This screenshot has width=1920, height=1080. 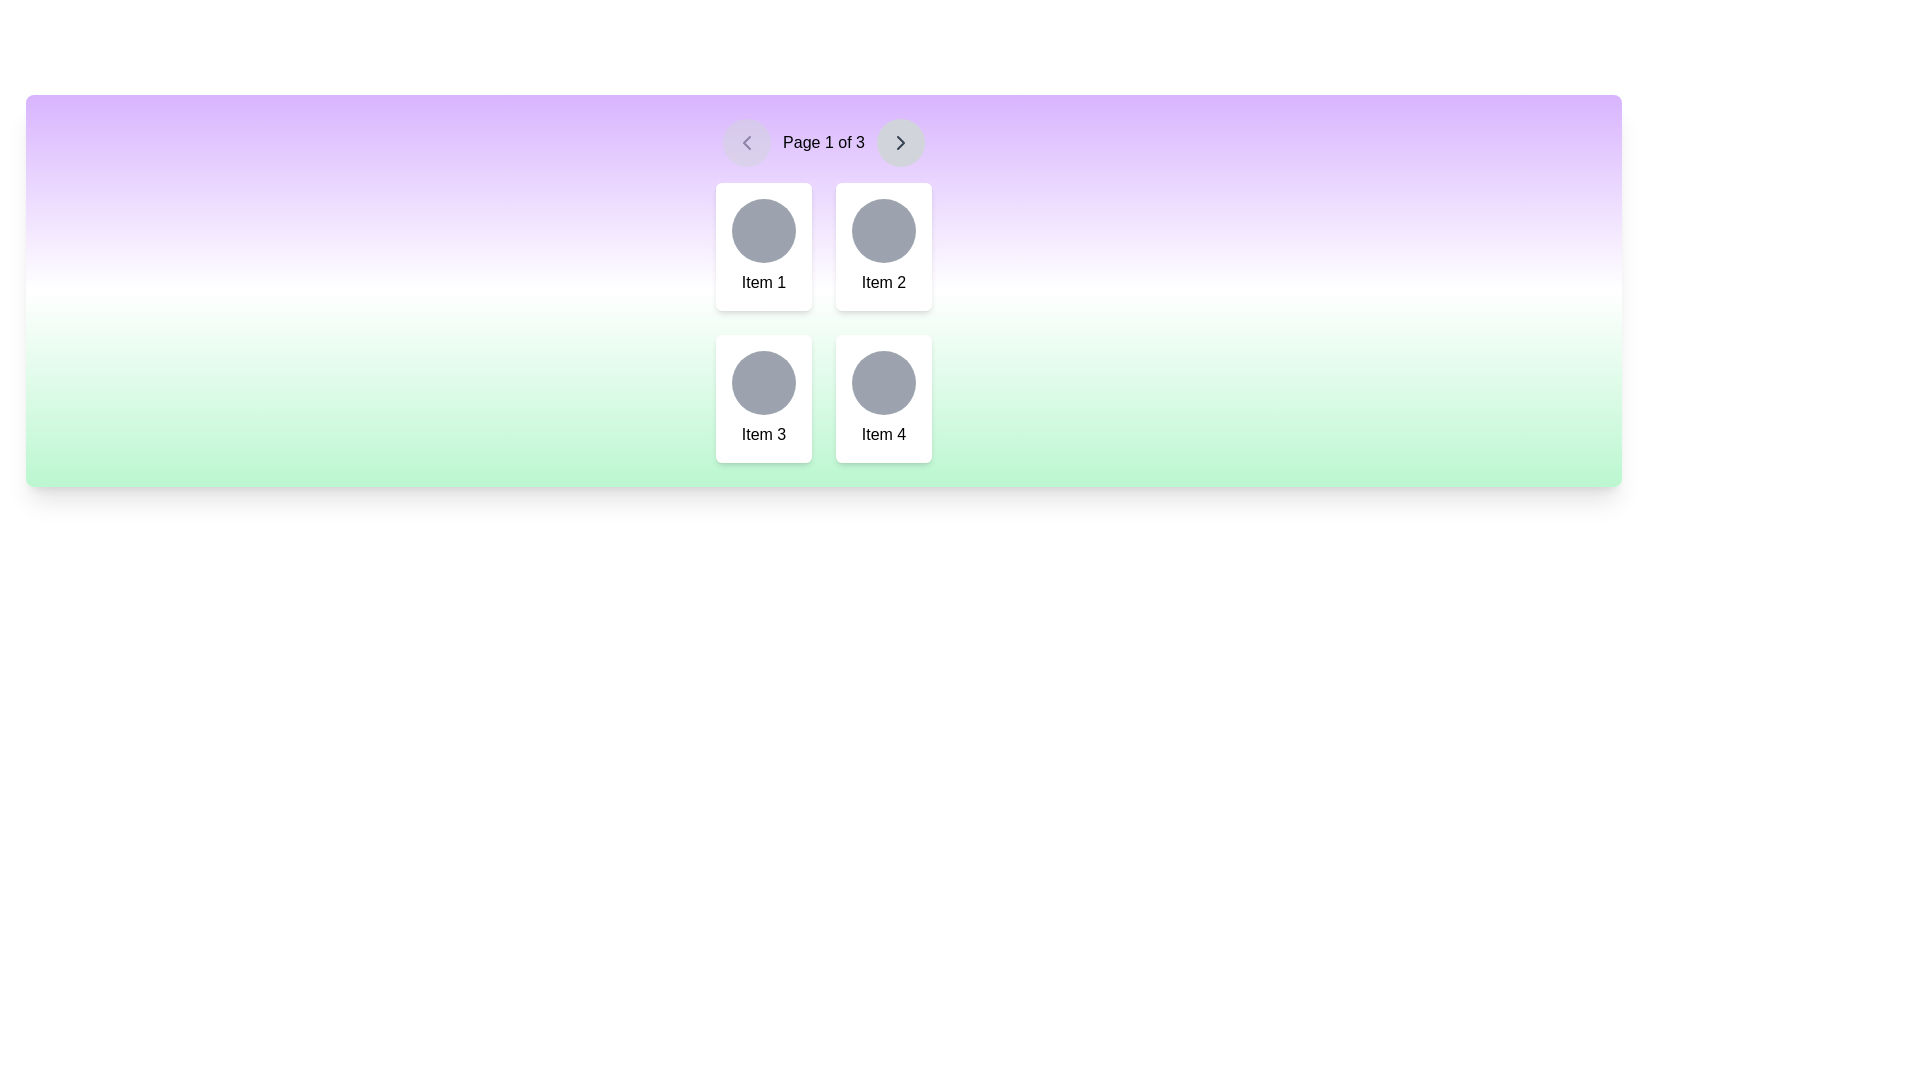 I want to click on the static text display showing pagination information 'Page 1 of 3', which is centrally located within the pagination bar between two chevron icon buttons, so click(x=824, y=141).